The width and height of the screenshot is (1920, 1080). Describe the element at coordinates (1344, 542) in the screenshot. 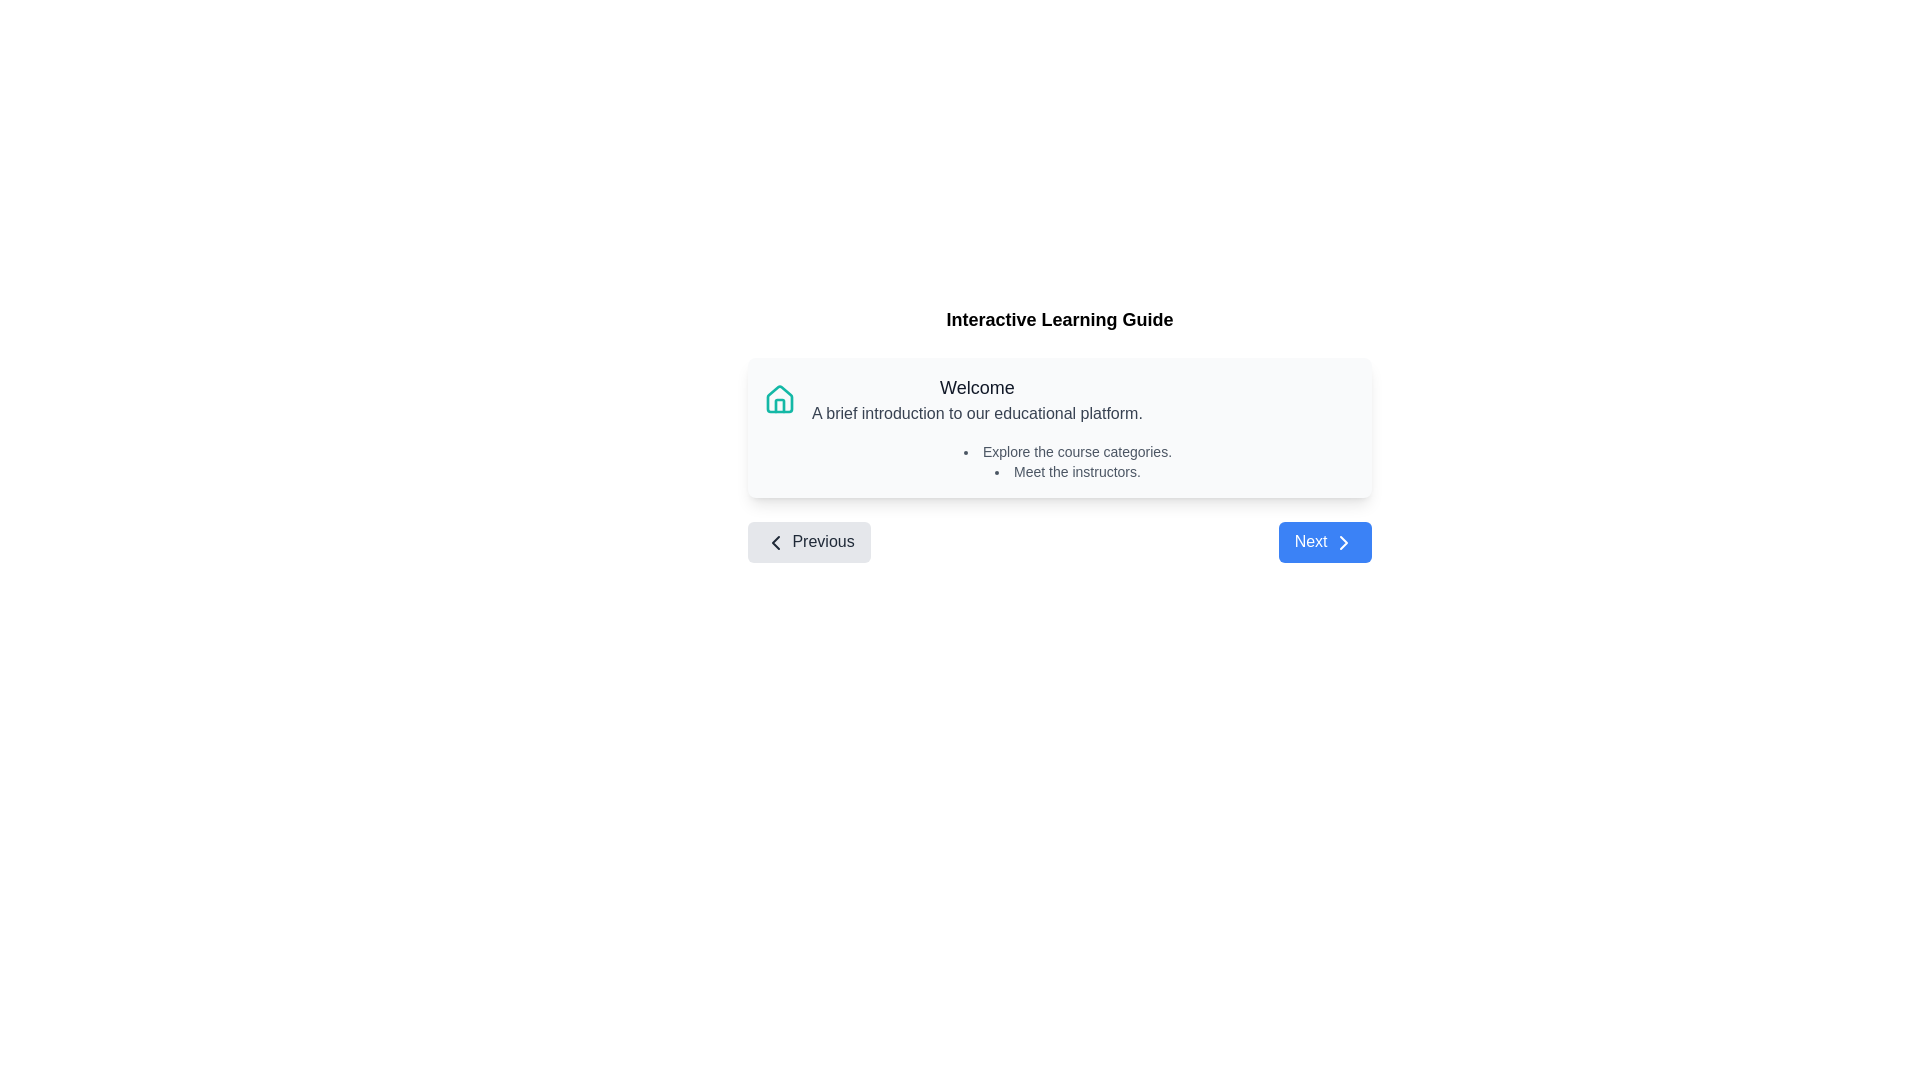

I see `the 'Next' button that contains the rightward-pointing chevron arrow icon in the bottom-right corner of the interface` at that location.